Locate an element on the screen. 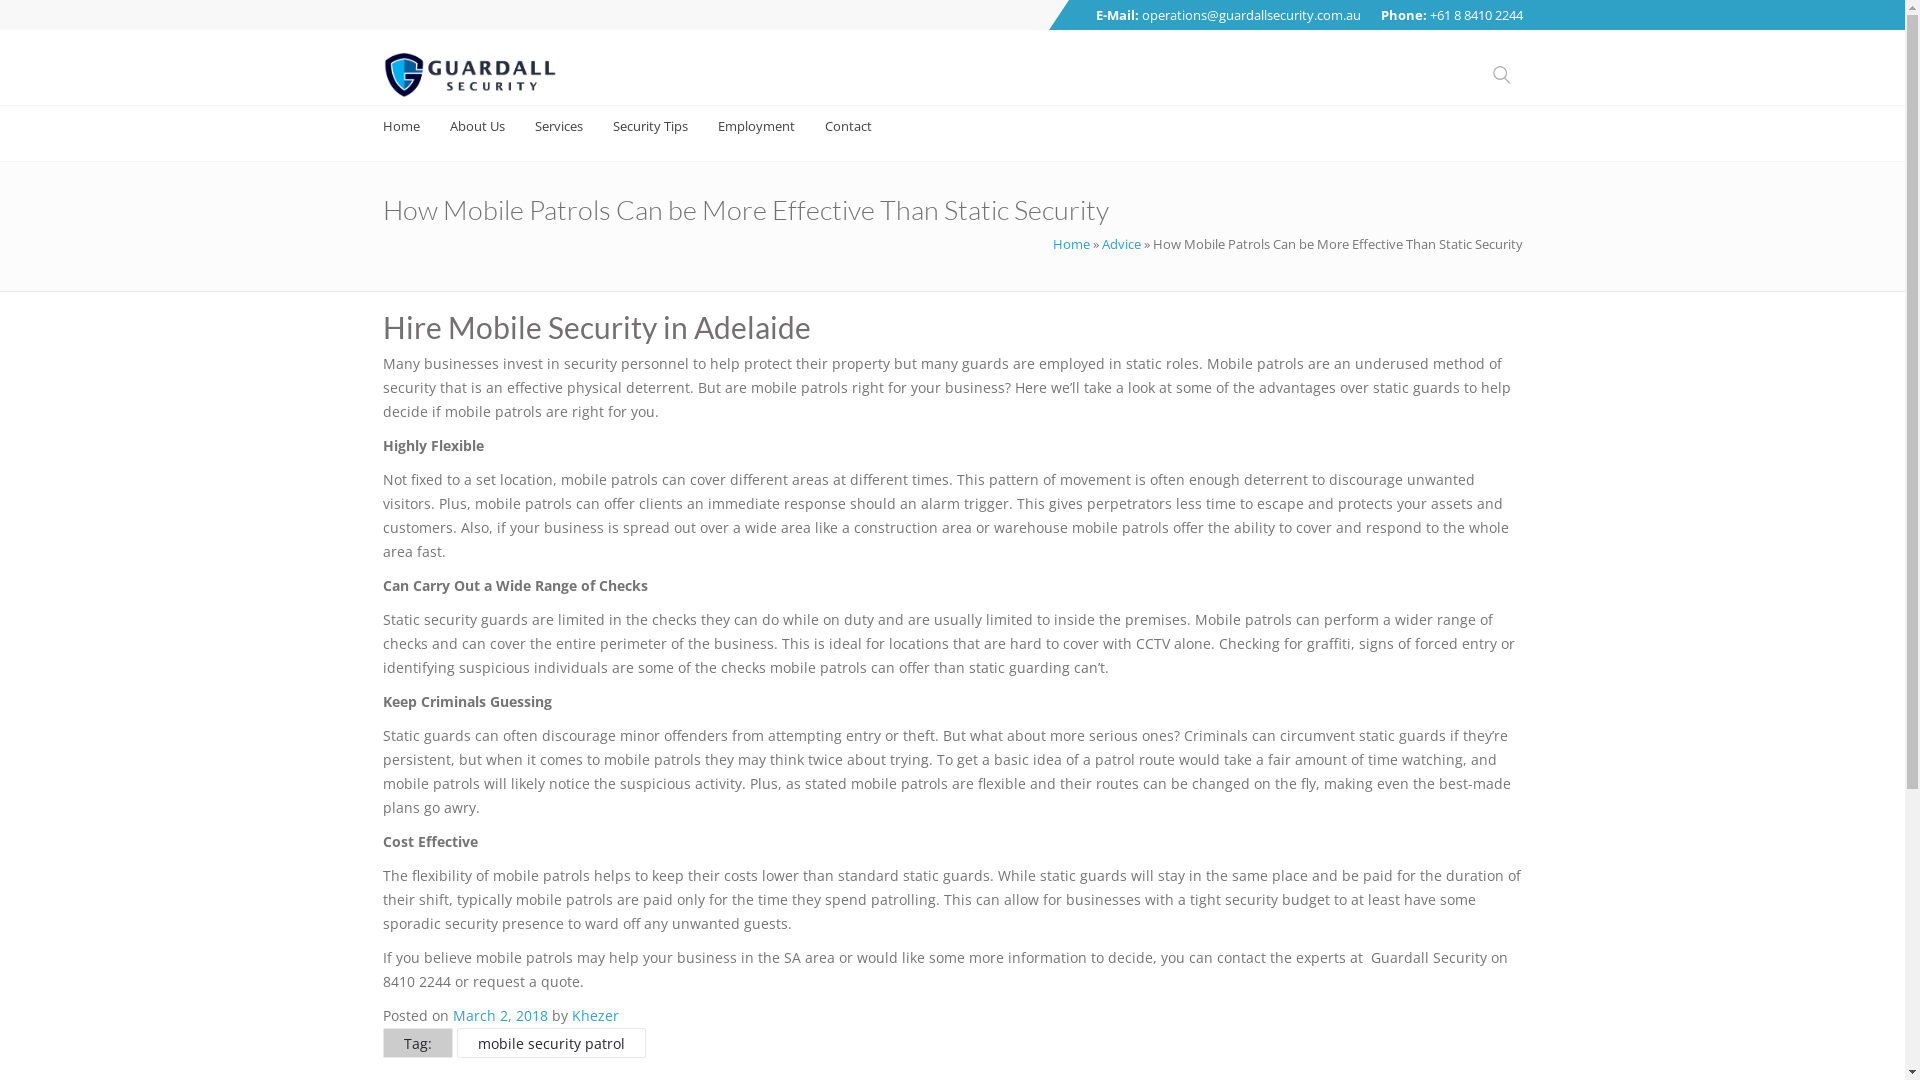 The height and width of the screenshot is (1080, 1920). 'Services' is located at coordinates (533, 126).